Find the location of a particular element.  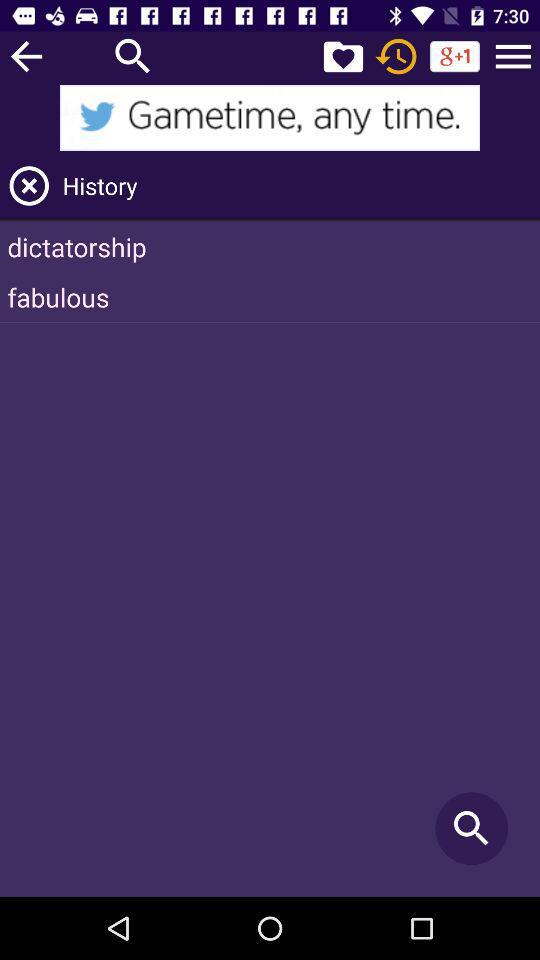

dictatorship item is located at coordinates (270, 245).